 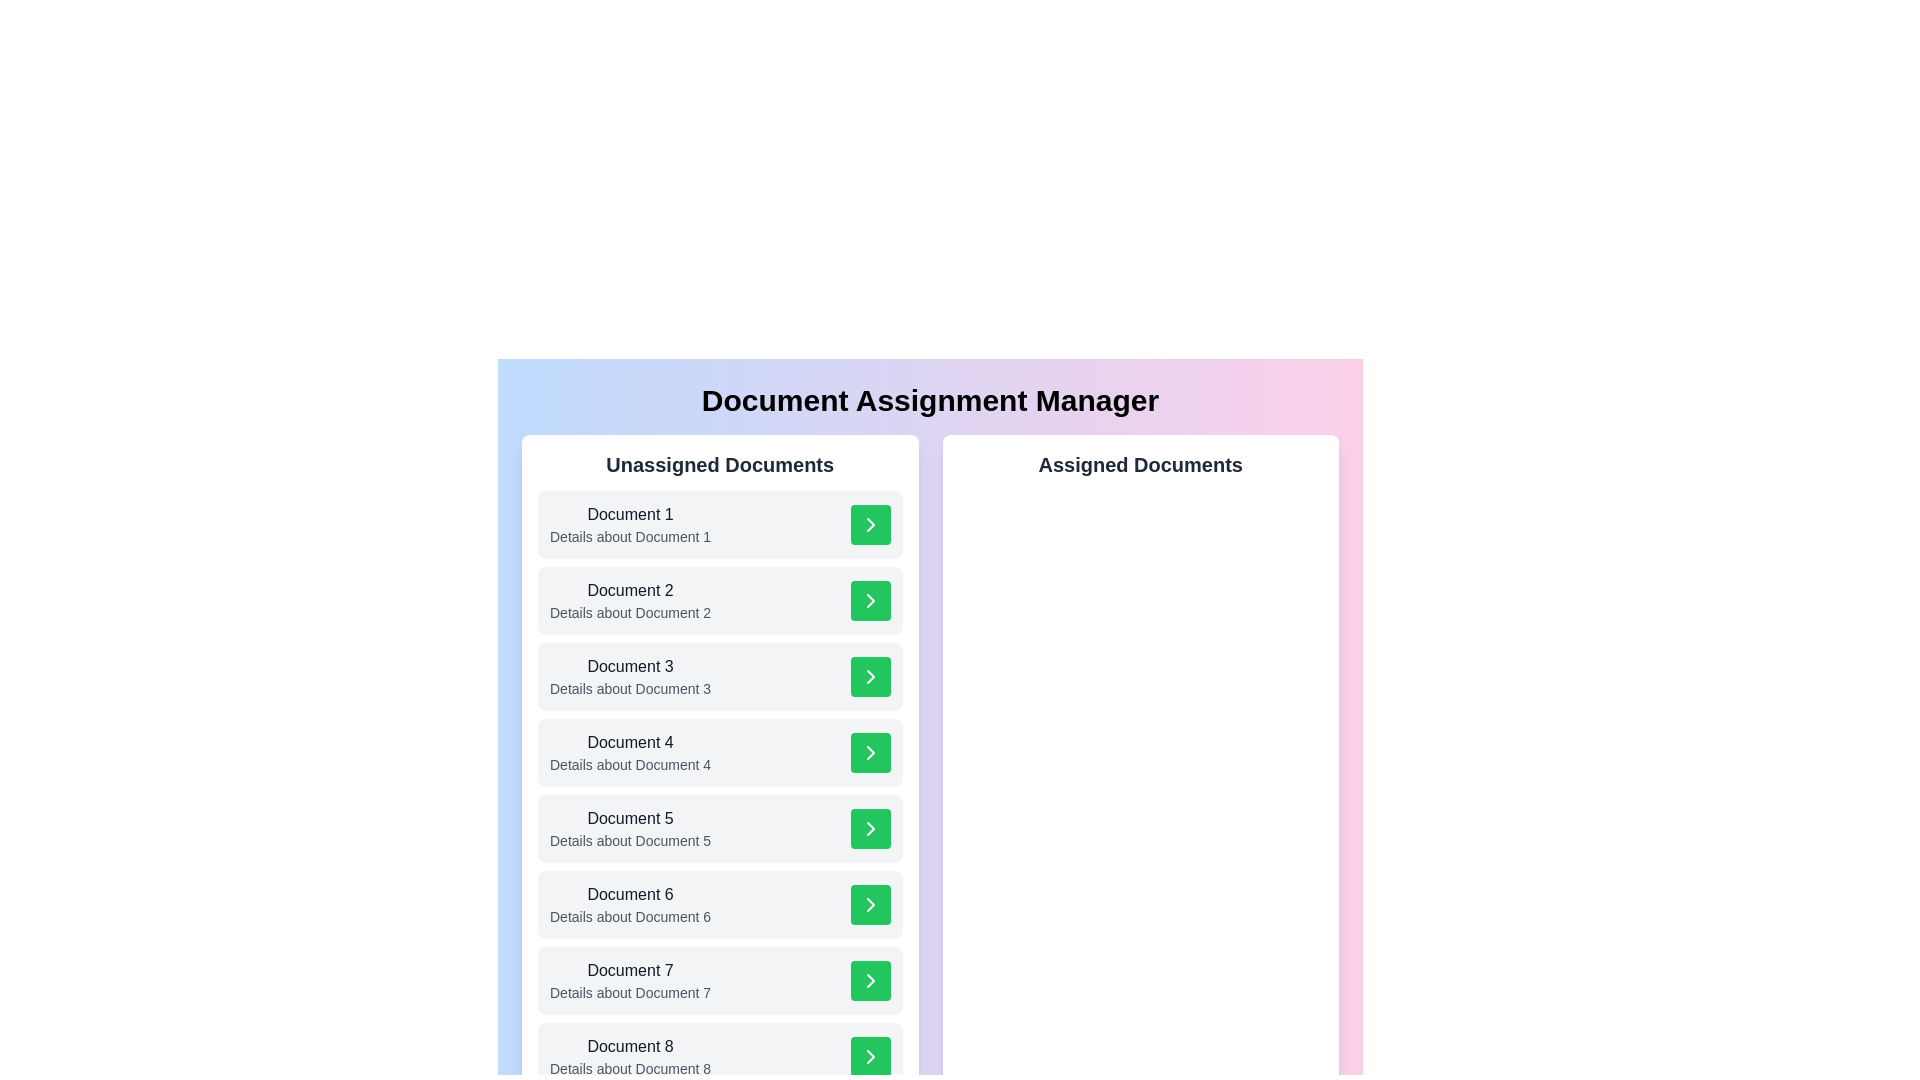 What do you see at coordinates (870, 905) in the screenshot?
I see `the icon located centrally inside the green button for 'Document 6' in the 'Unassigned Documents' section` at bounding box center [870, 905].